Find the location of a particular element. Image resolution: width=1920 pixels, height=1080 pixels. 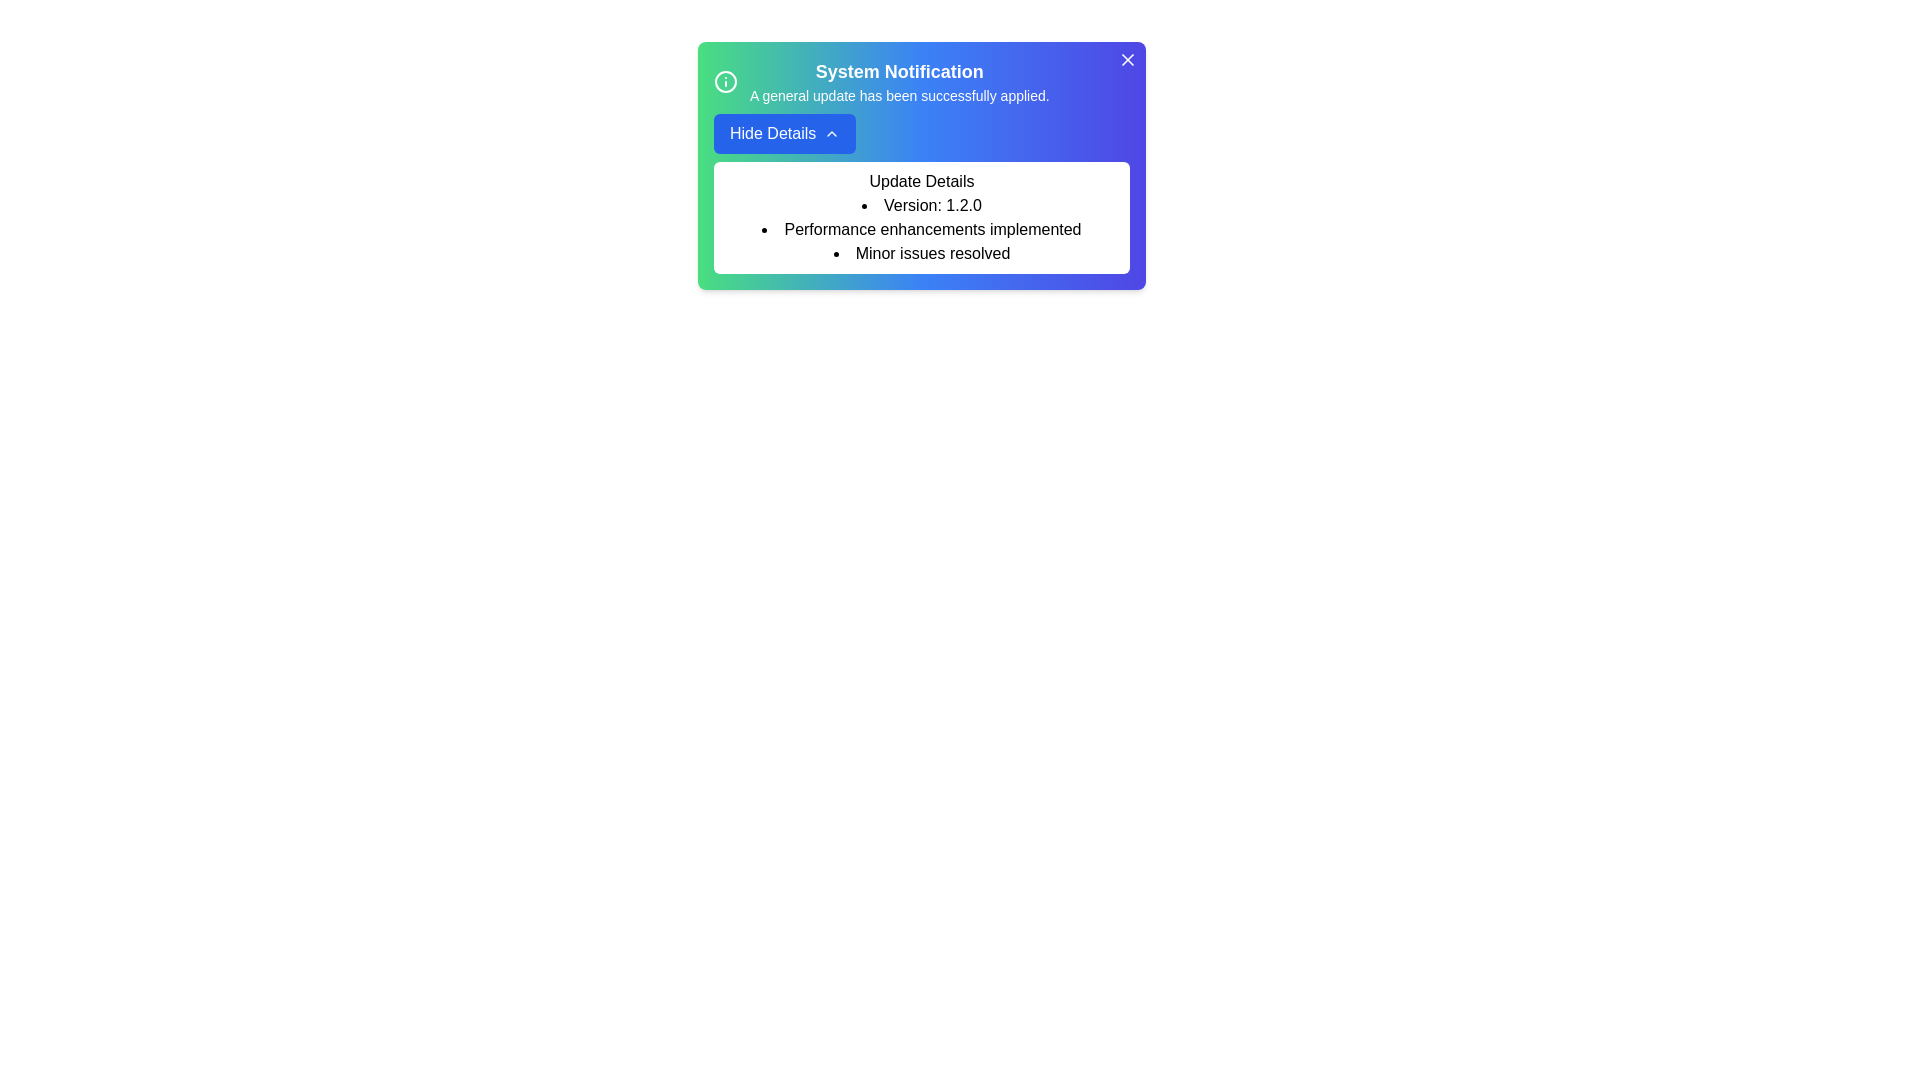

the 'Hide Details' button to toggle the detail view is located at coordinates (784, 134).